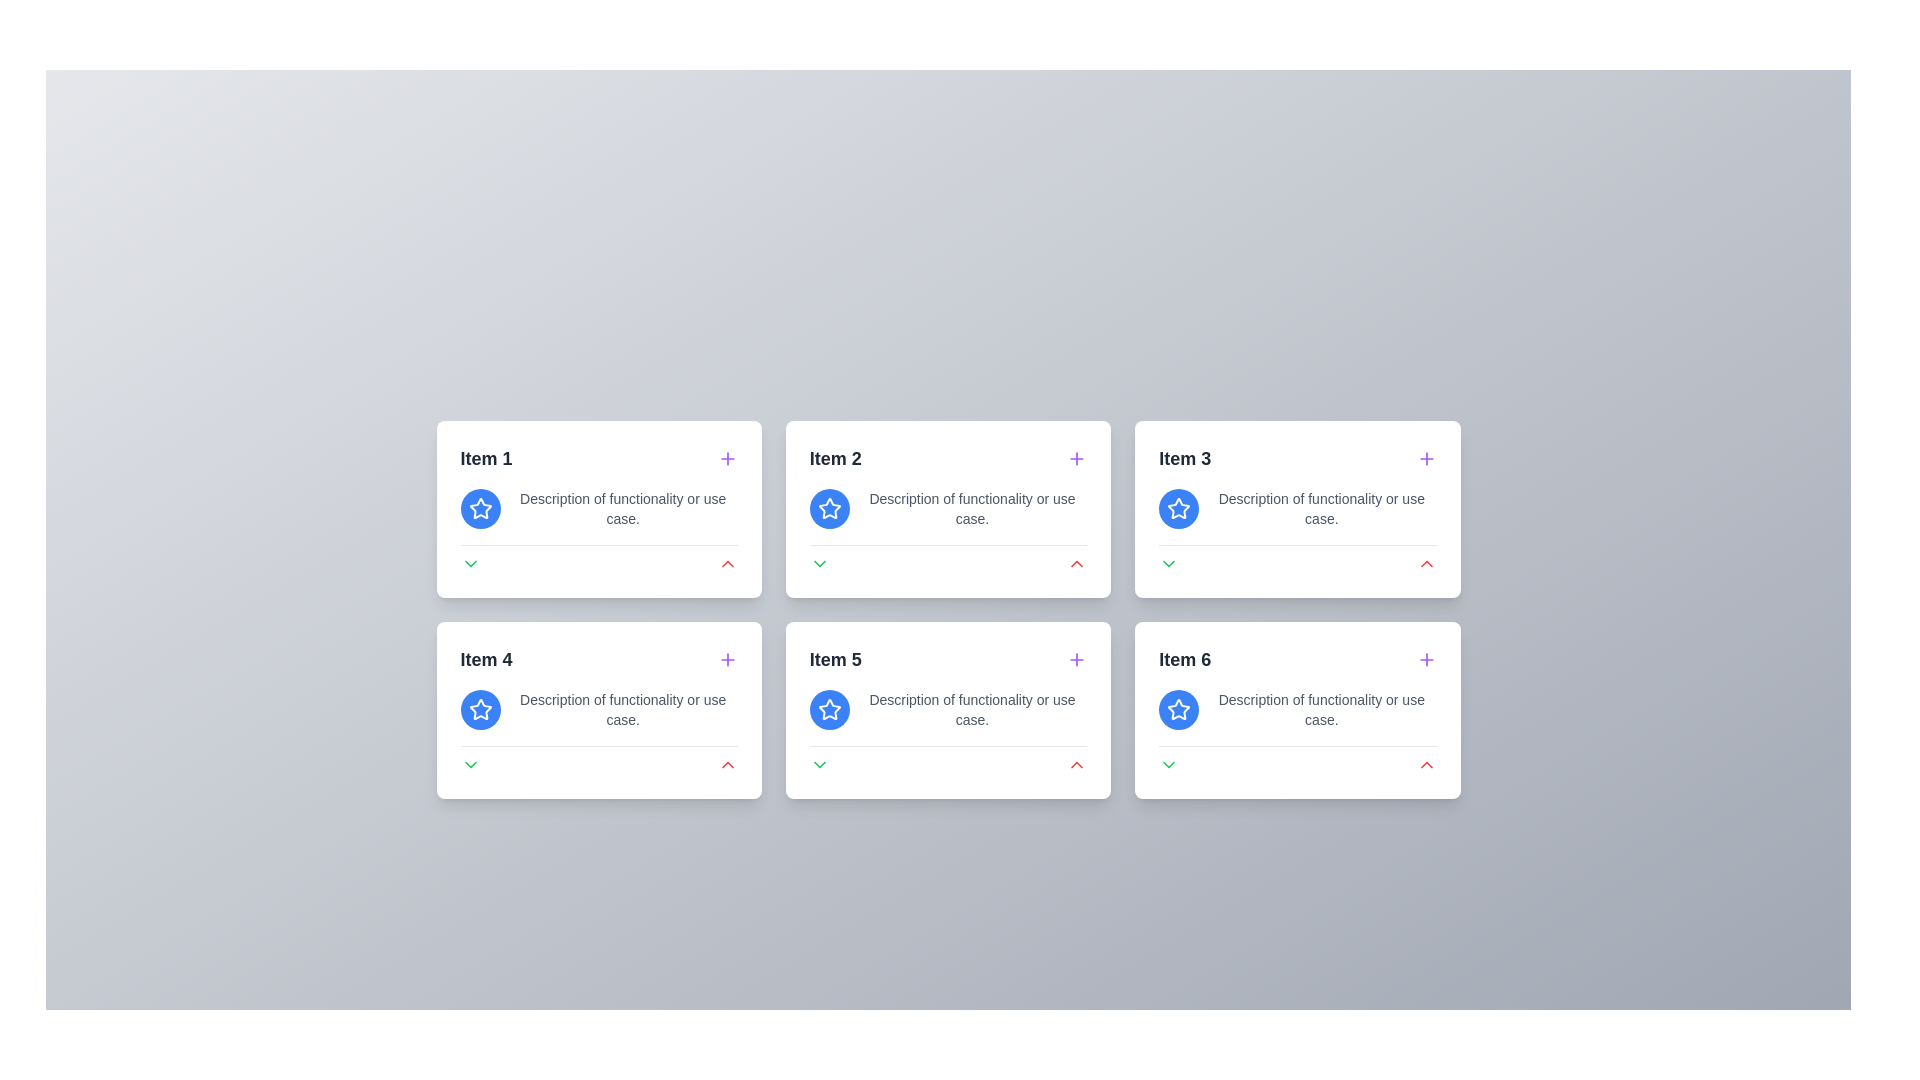  I want to click on the collapse button on the second card in the second row of the grid layout, so click(598, 709).